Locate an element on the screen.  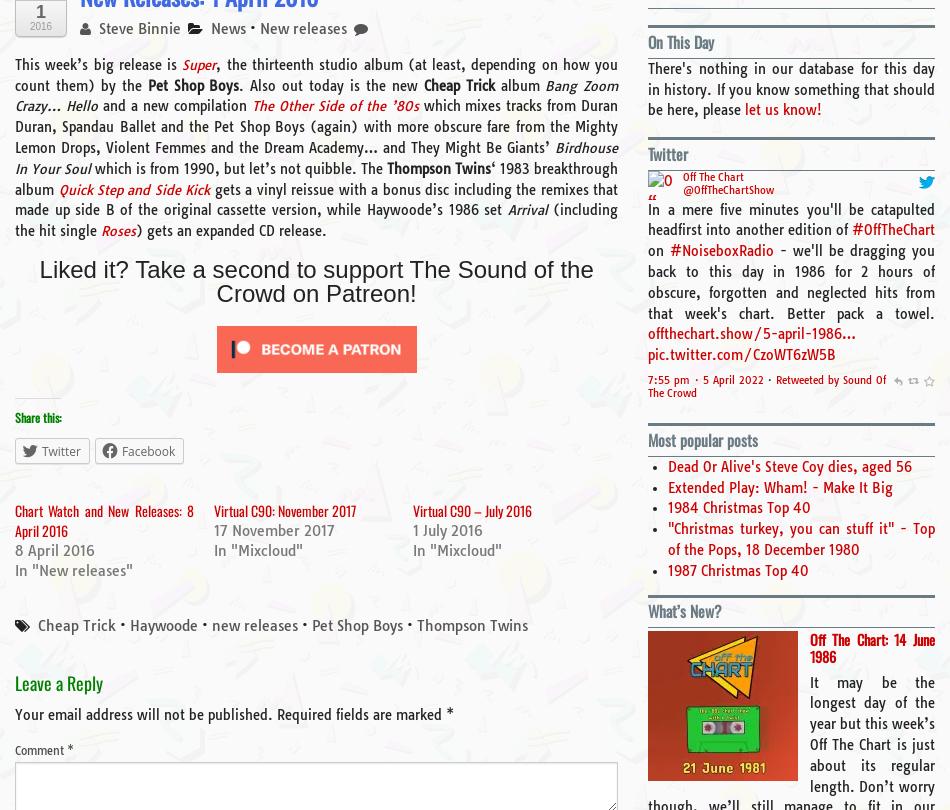
'The Other Side of the ’80s' is located at coordinates (333, 106).